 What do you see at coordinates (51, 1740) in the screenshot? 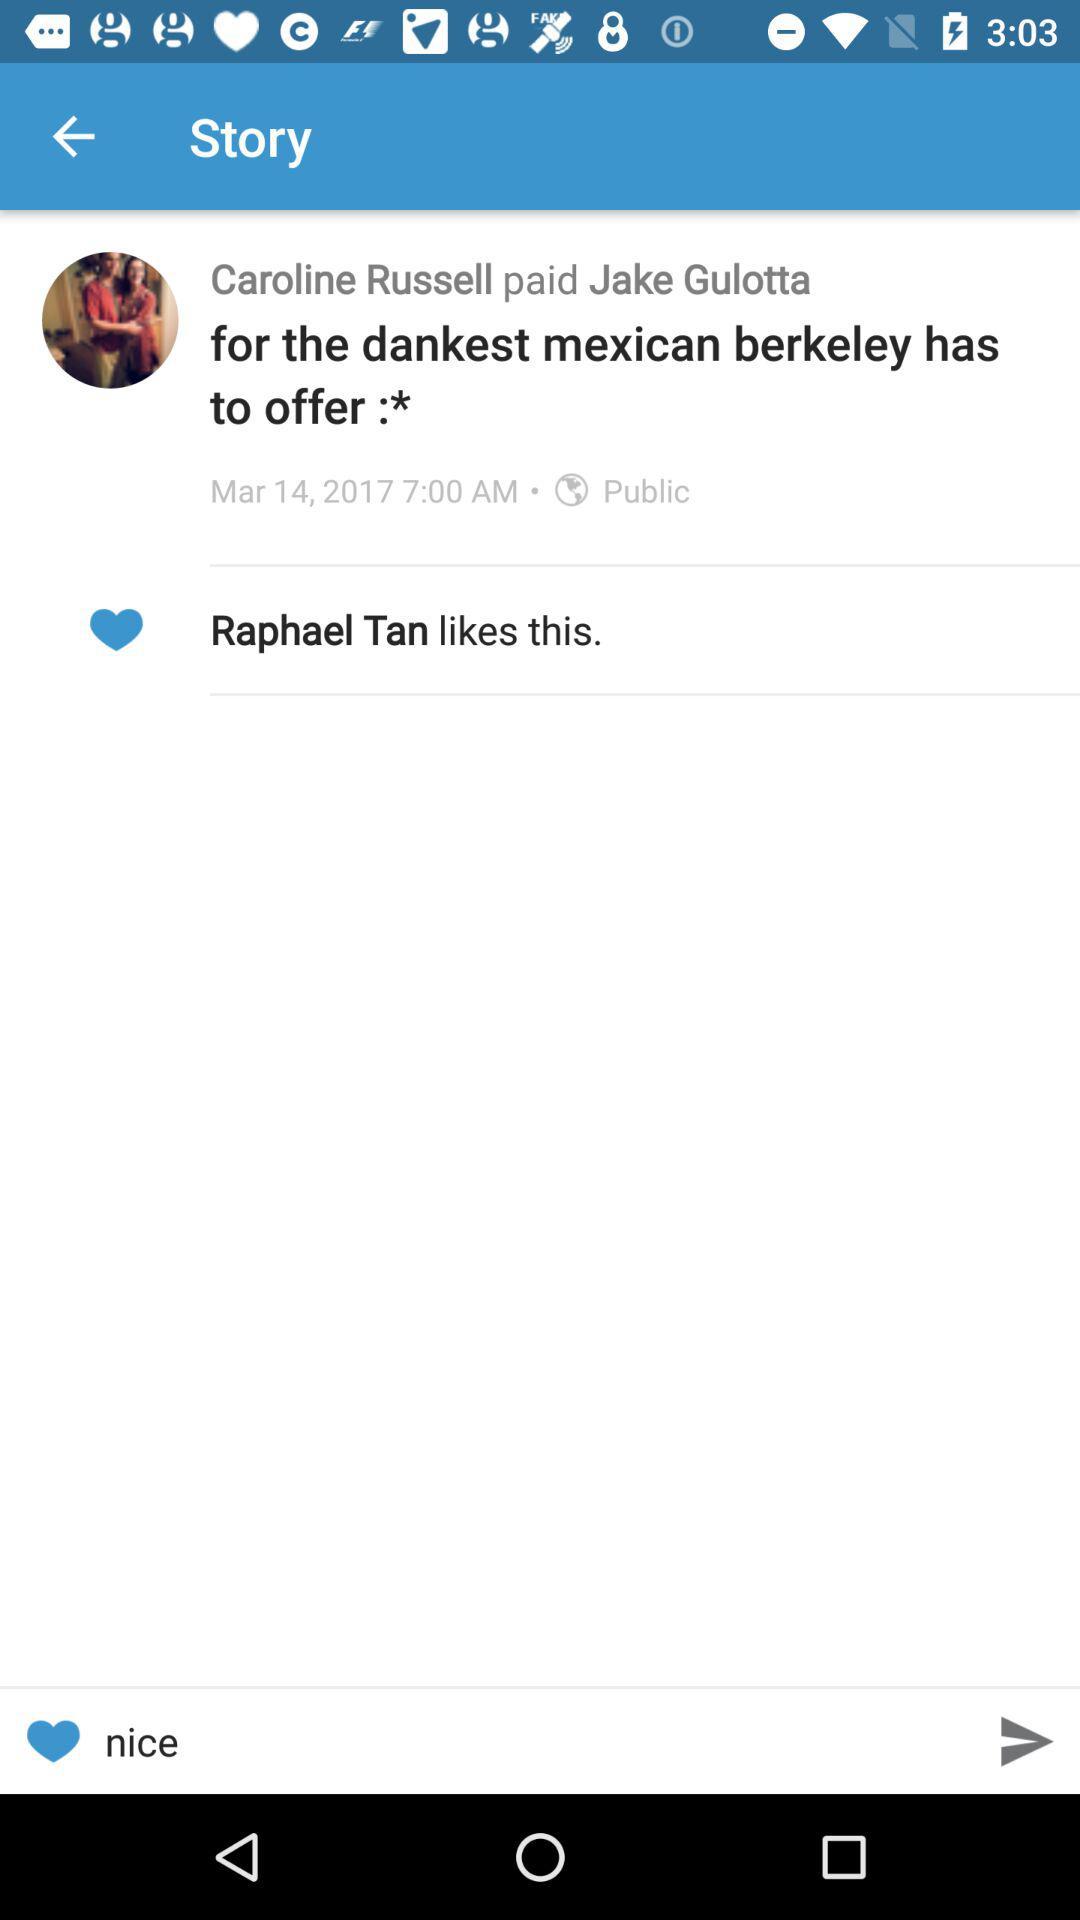
I see `the favorite icon` at bounding box center [51, 1740].